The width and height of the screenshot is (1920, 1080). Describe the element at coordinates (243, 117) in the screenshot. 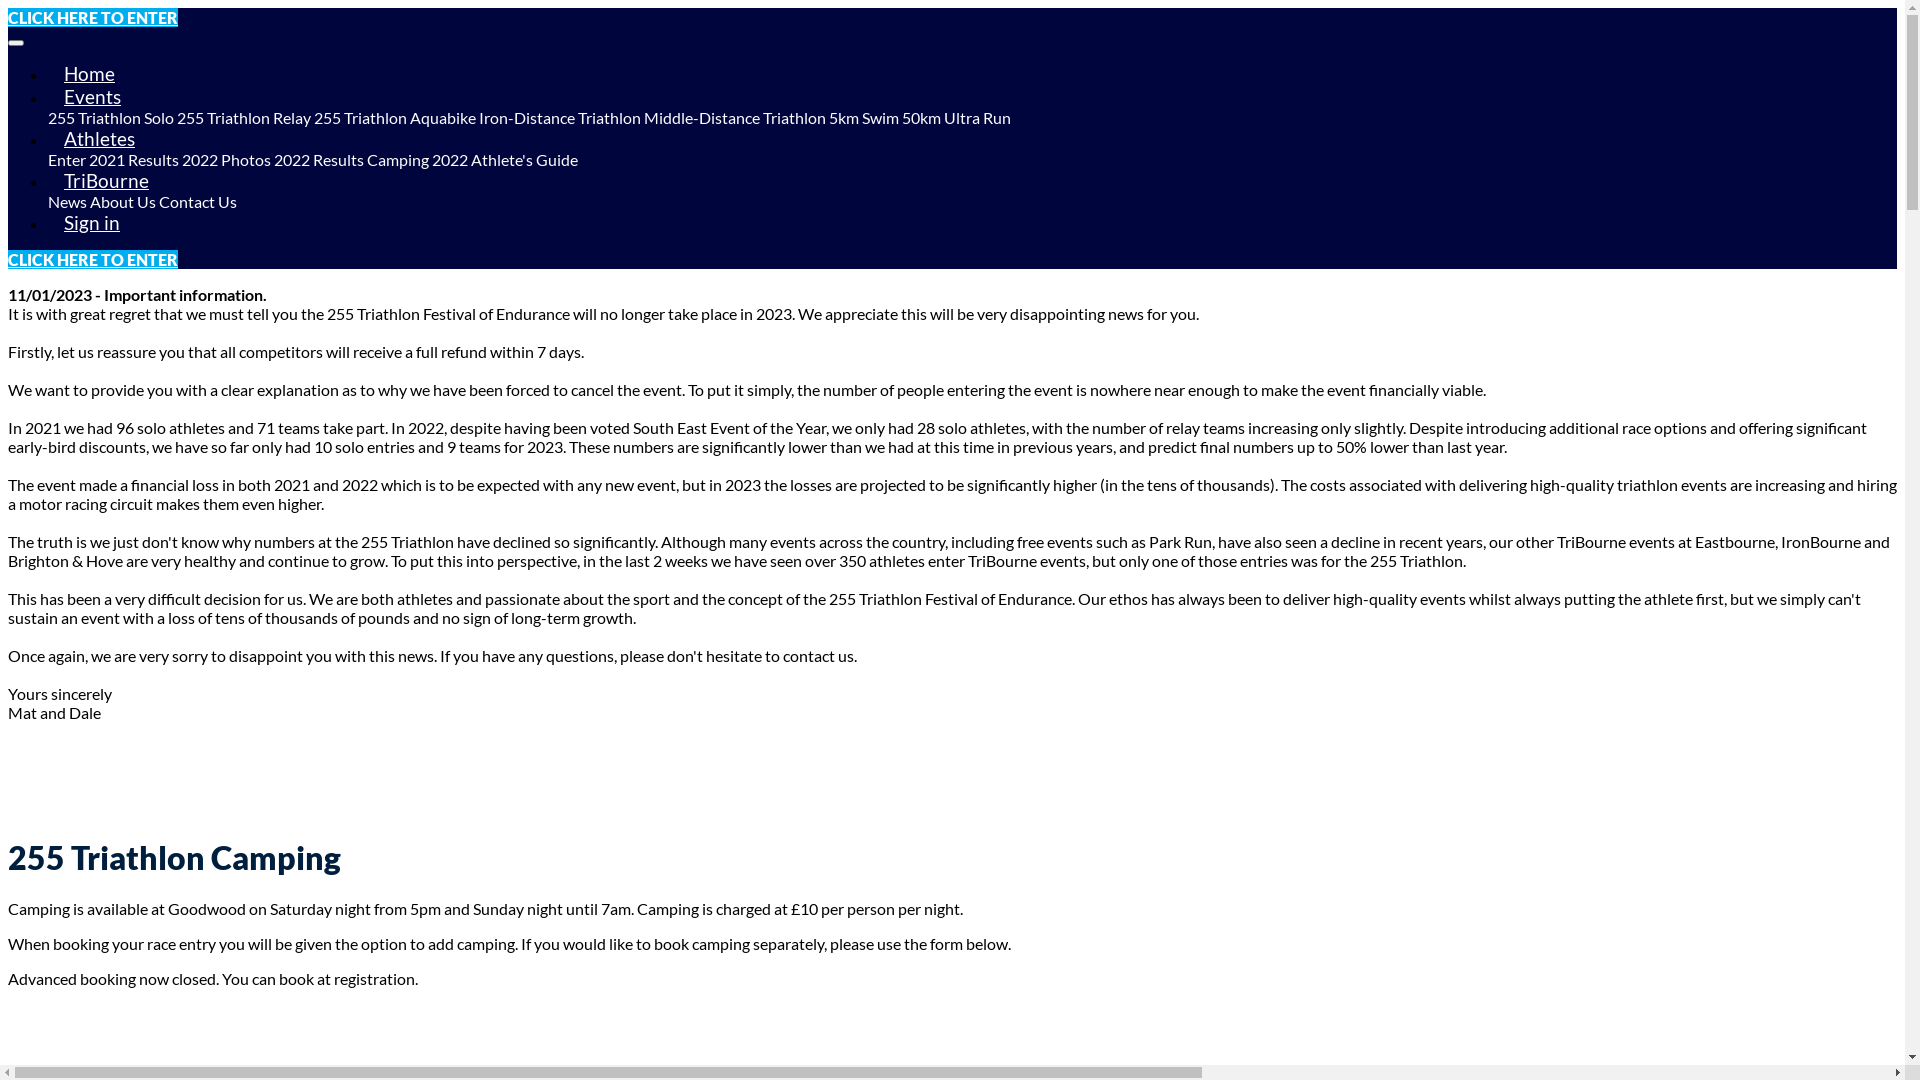

I see `'255 Triathlon Relay'` at that location.